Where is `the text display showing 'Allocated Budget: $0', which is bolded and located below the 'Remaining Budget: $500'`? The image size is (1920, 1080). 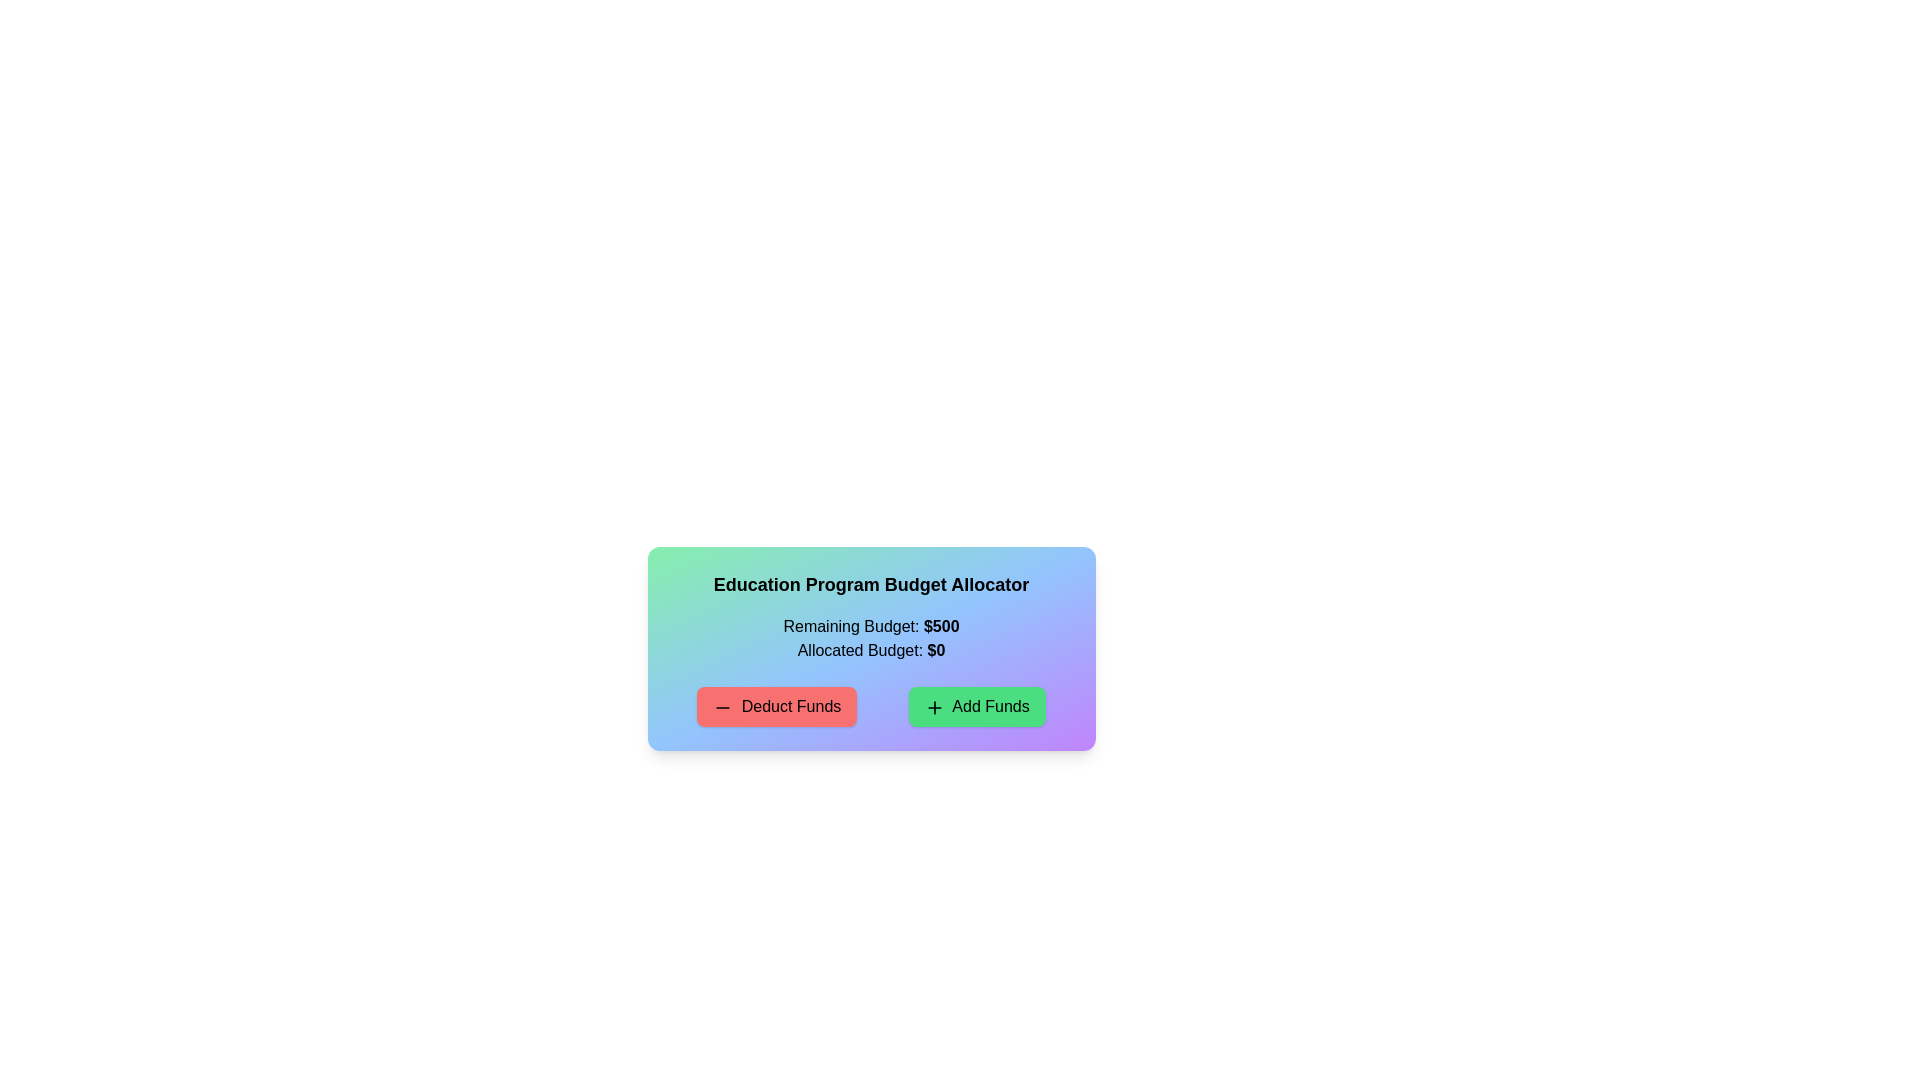
the text display showing 'Allocated Budget: $0', which is bolded and located below the 'Remaining Budget: $500' is located at coordinates (871, 651).